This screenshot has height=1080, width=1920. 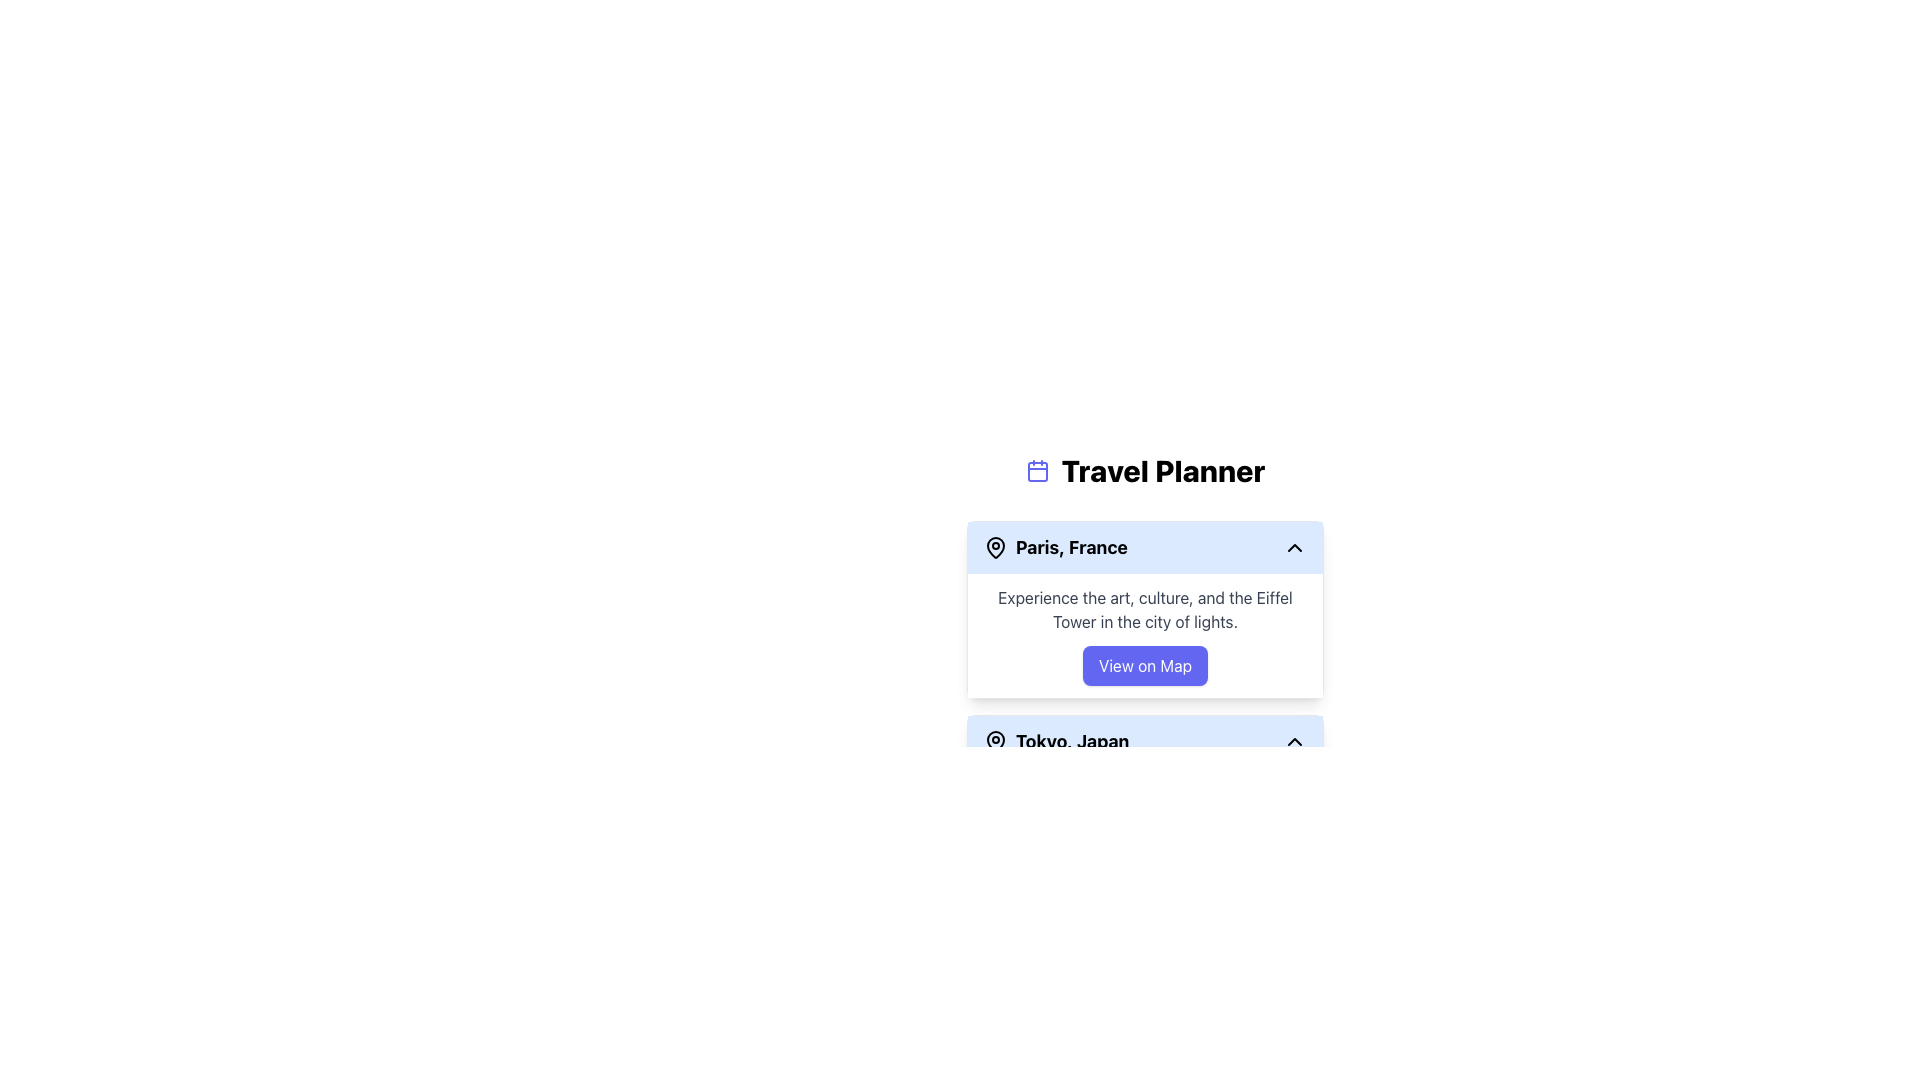 What do you see at coordinates (996, 547) in the screenshot?
I see `the upper part of the location pin icon next to the text 'Paris, France' on the interface layout` at bounding box center [996, 547].